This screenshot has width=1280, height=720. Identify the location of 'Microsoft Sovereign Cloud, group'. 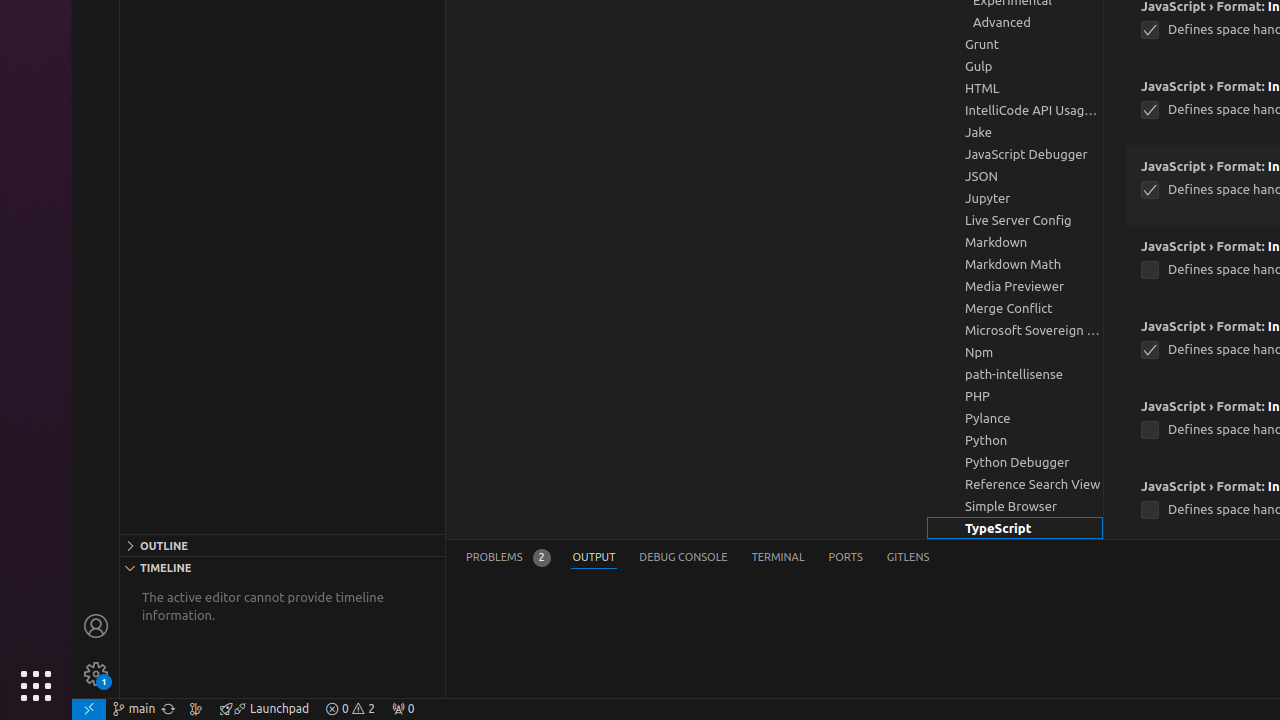
(1015, 328).